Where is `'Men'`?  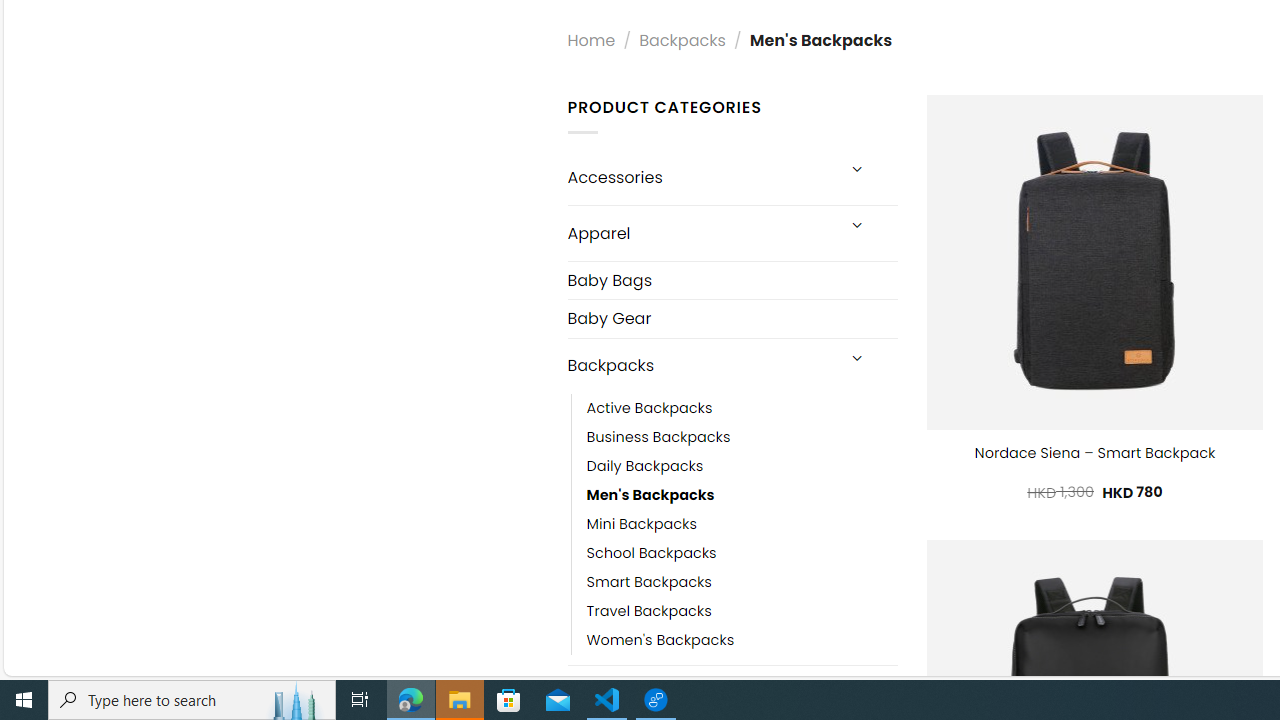
'Men' is located at coordinates (650, 495).